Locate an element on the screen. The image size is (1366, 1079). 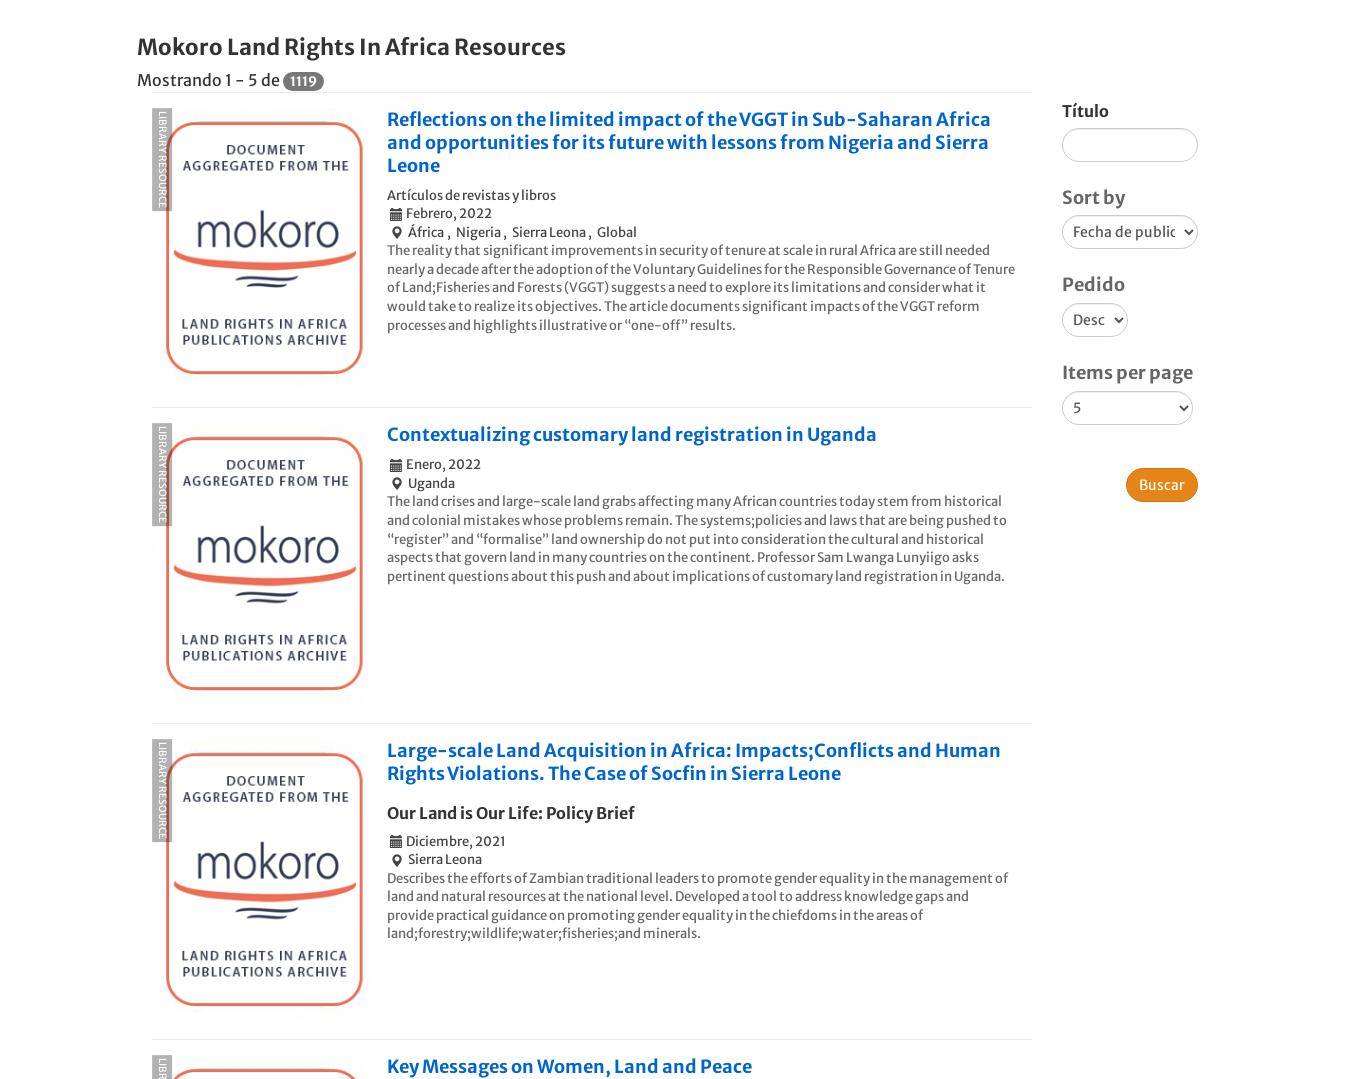
'Febrero, 2022' is located at coordinates (404, 212).